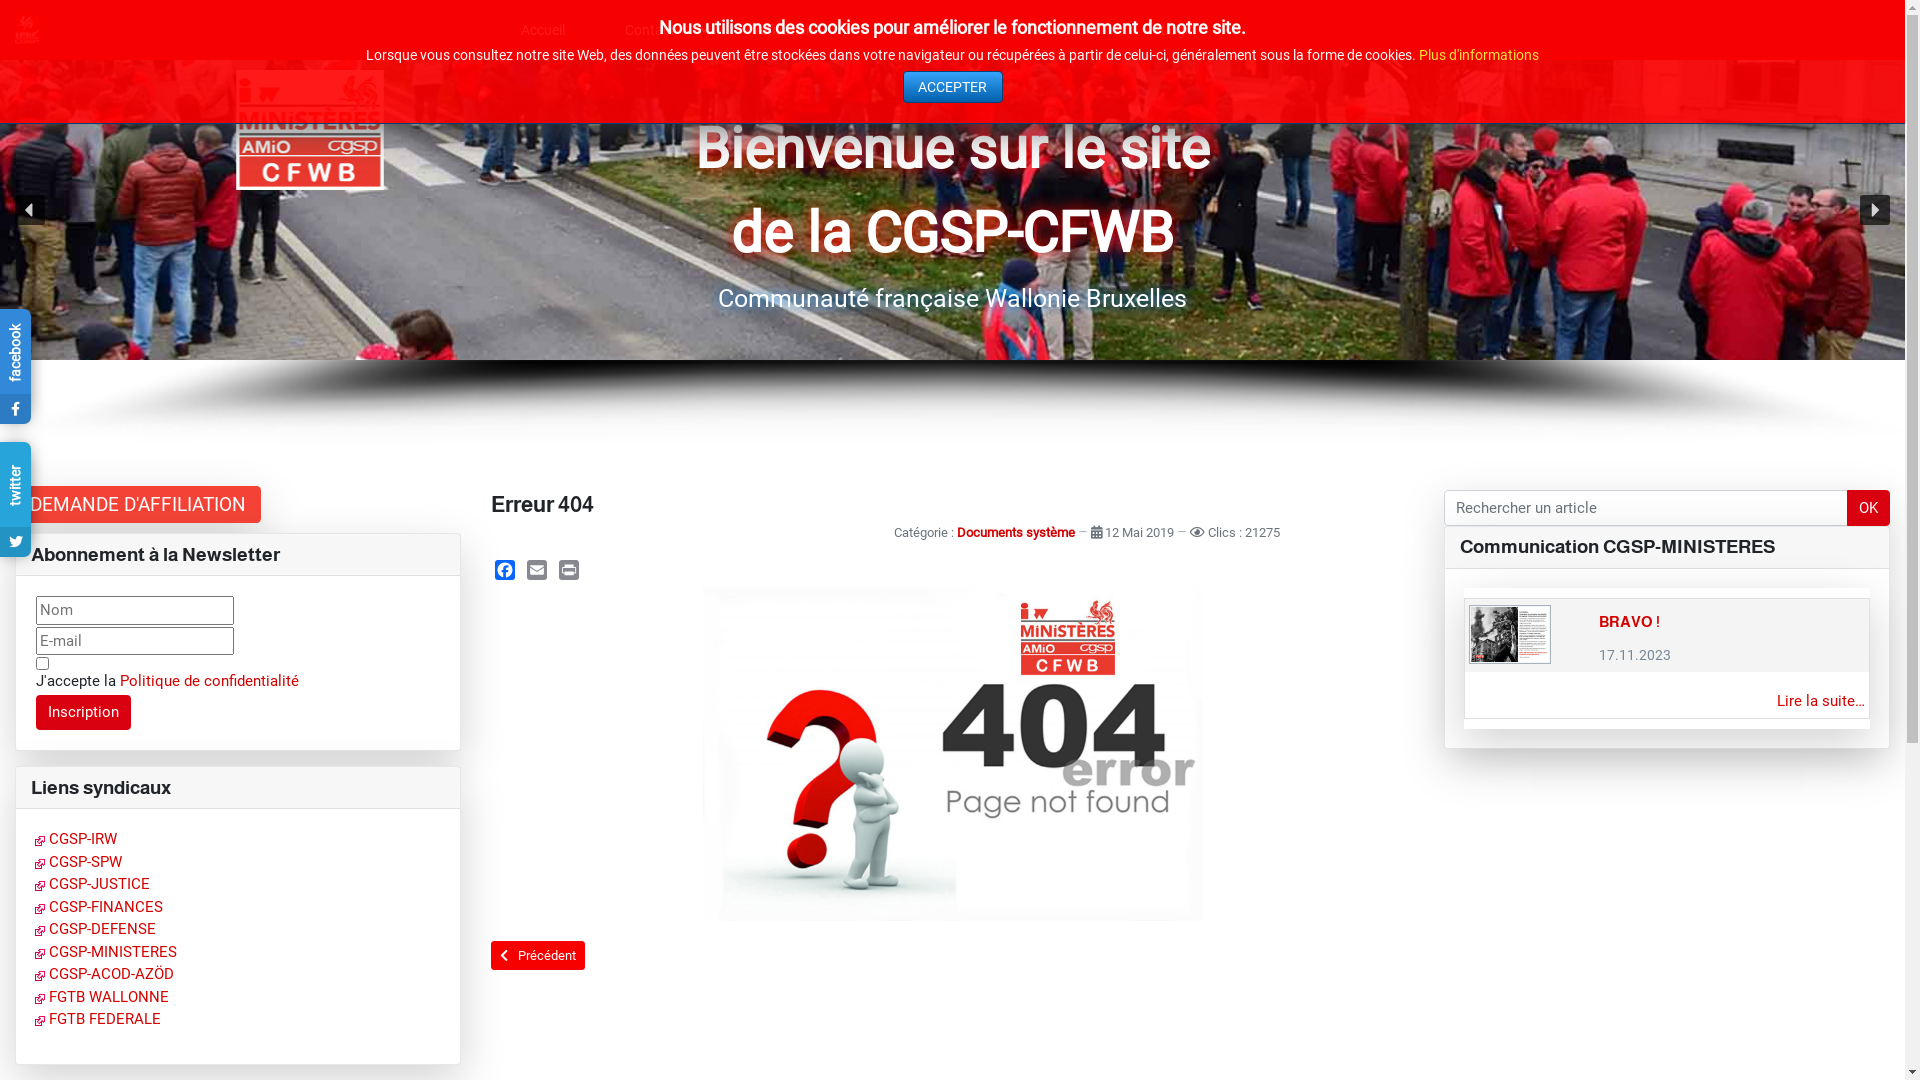  Describe the element at coordinates (34, 839) in the screenshot. I see `' CGSP-IRW'` at that location.